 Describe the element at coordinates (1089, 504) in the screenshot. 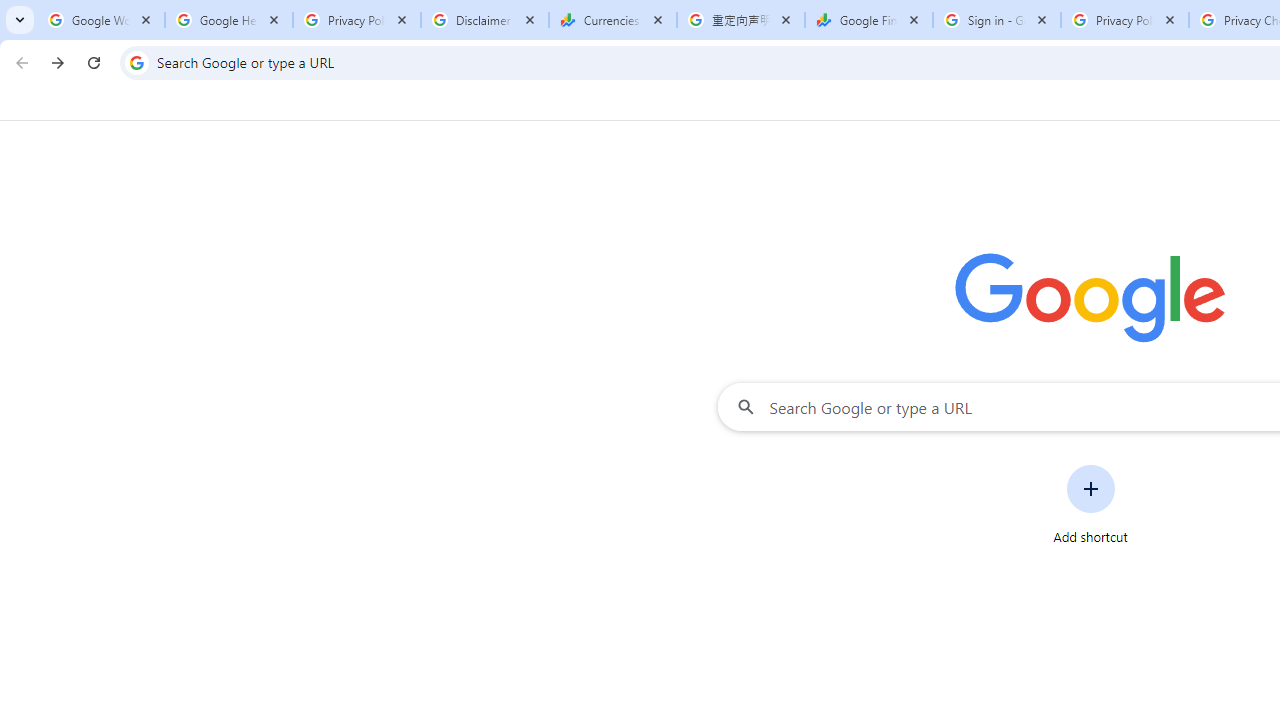

I see `'Add shortcut'` at that location.